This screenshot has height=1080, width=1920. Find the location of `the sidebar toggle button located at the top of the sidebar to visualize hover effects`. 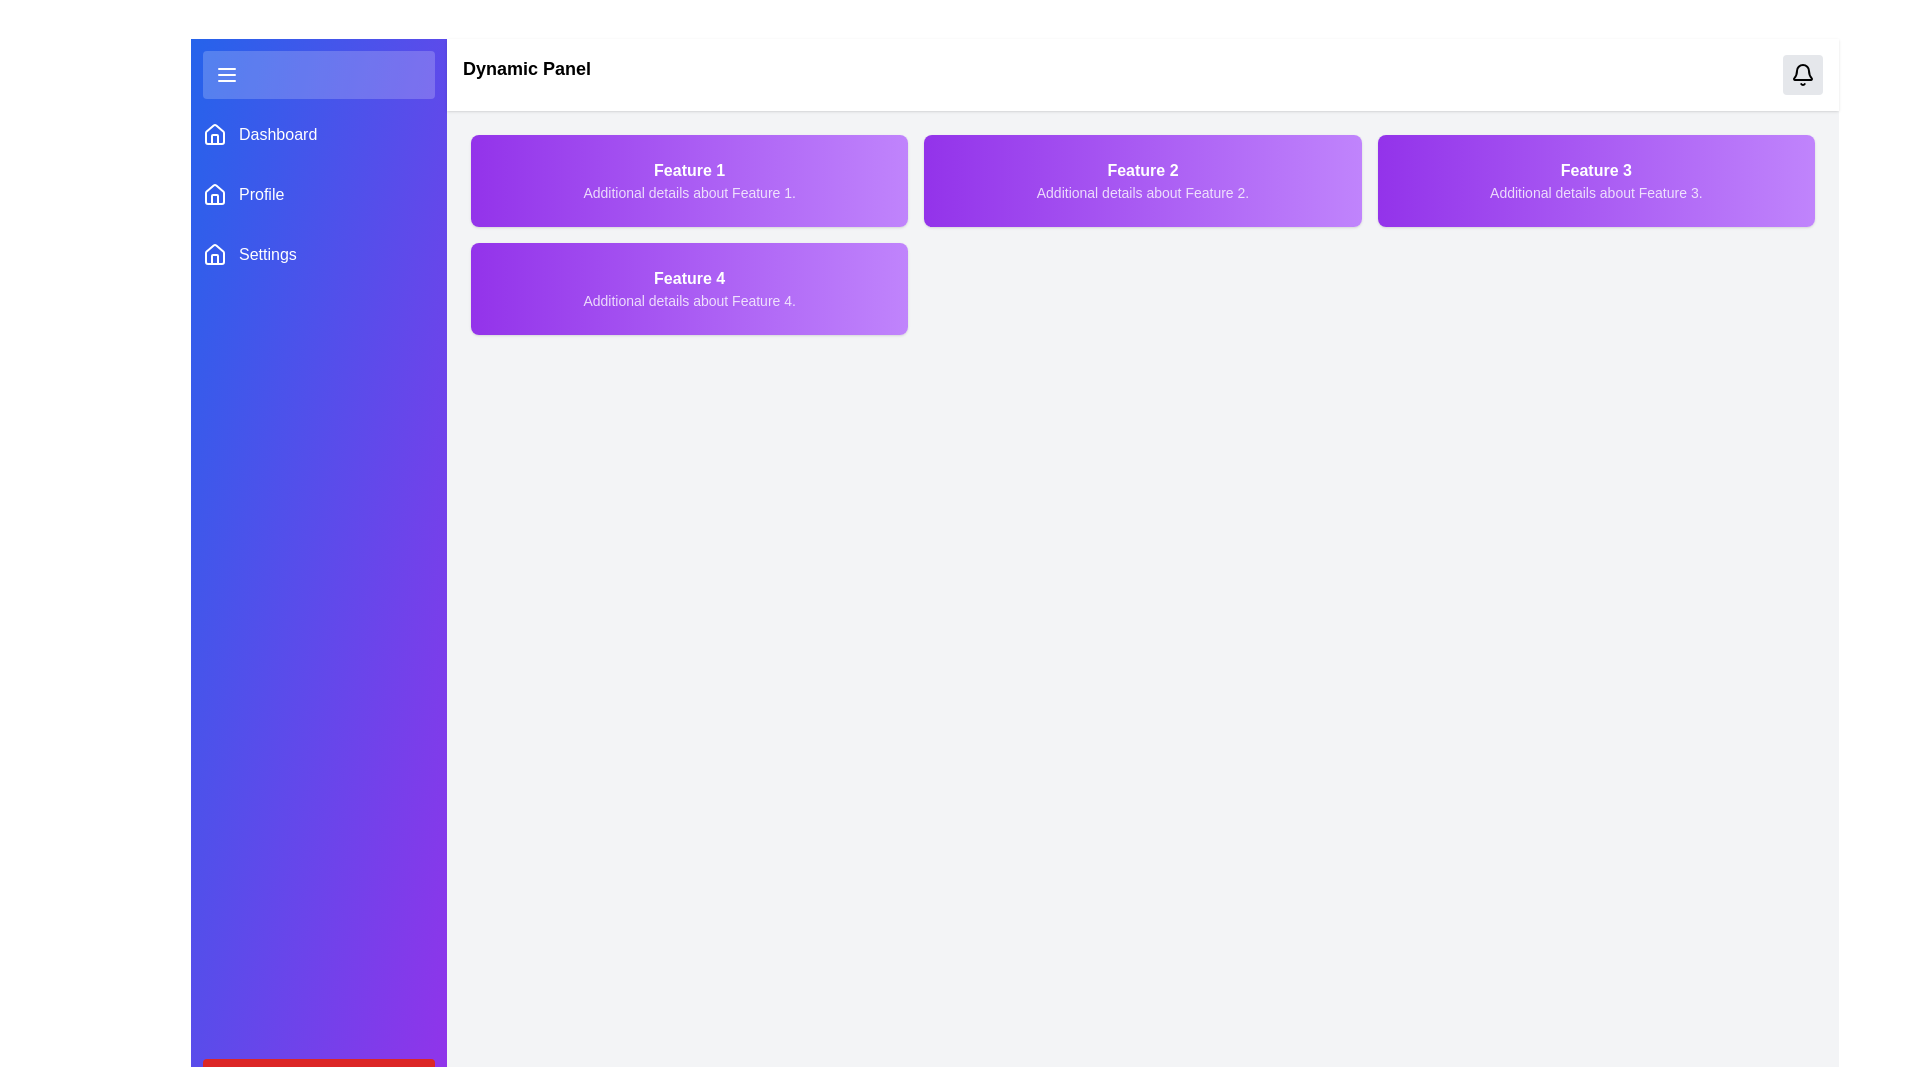

the sidebar toggle button located at the top of the sidebar to visualize hover effects is located at coordinates (317, 73).